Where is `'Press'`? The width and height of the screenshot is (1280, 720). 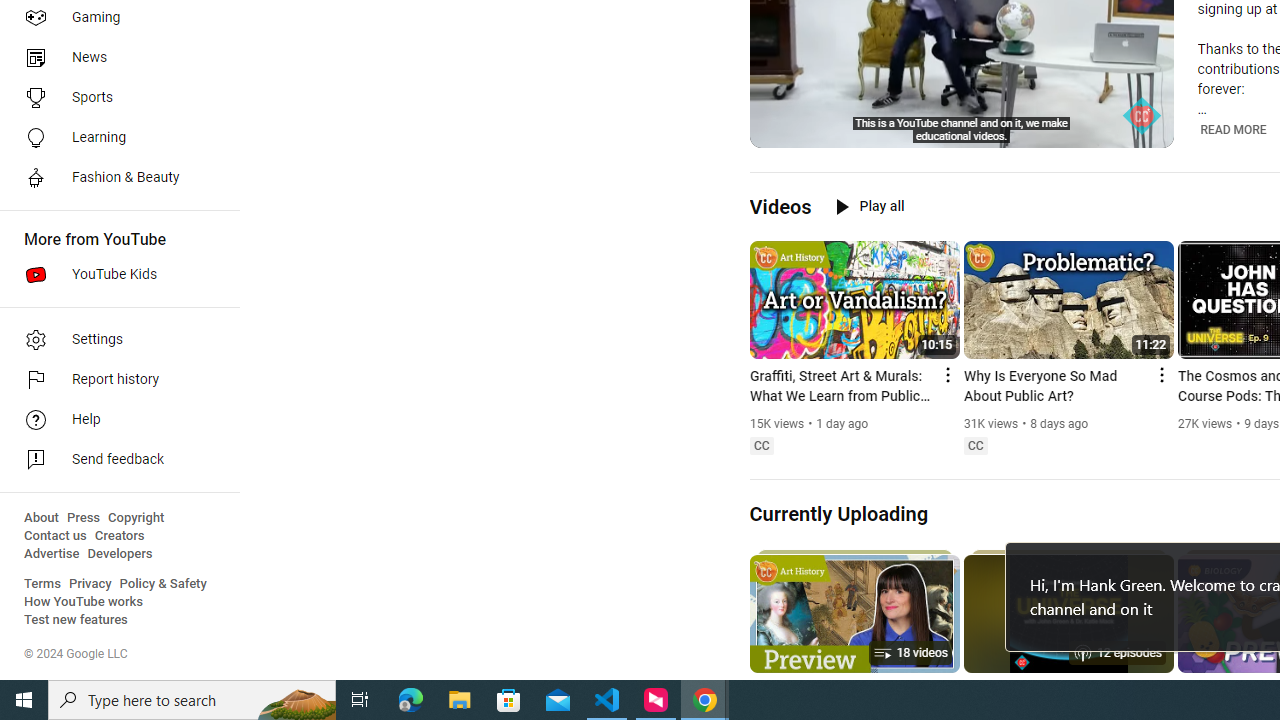 'Press' is located at coordinates (82, 517).